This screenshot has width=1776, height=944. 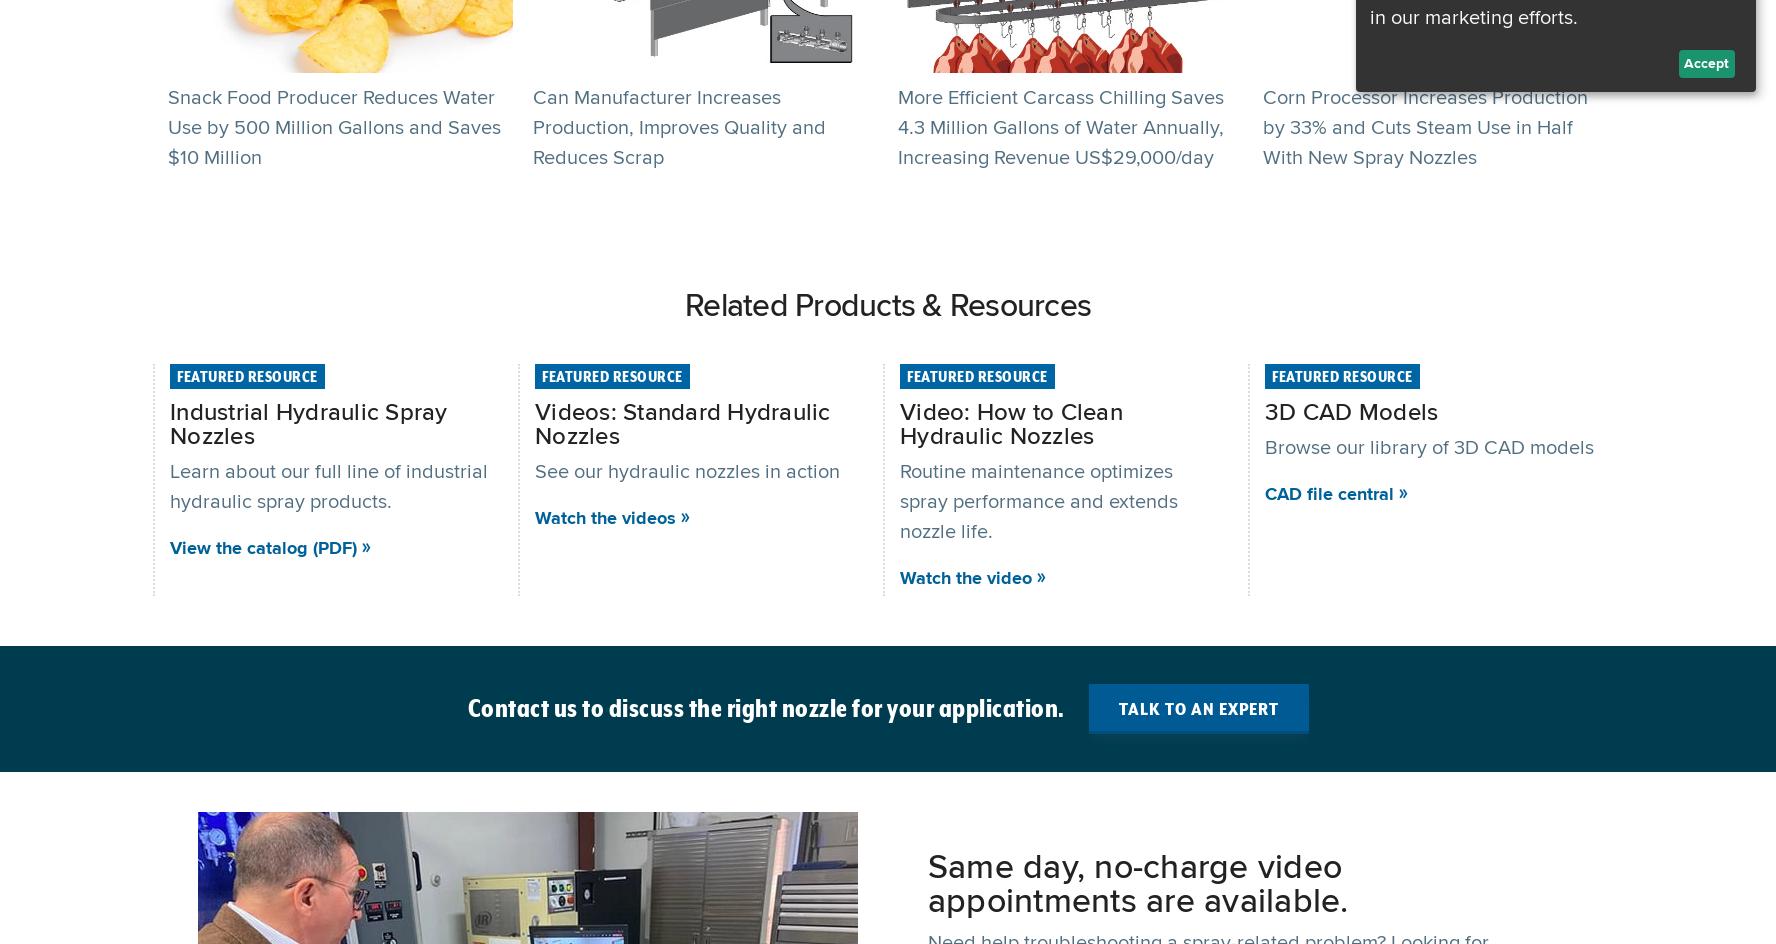 What do you see at coordinates (604, 517) in the screenshot?
I see `'Watch the videos'` at bounding box center [604, 517].